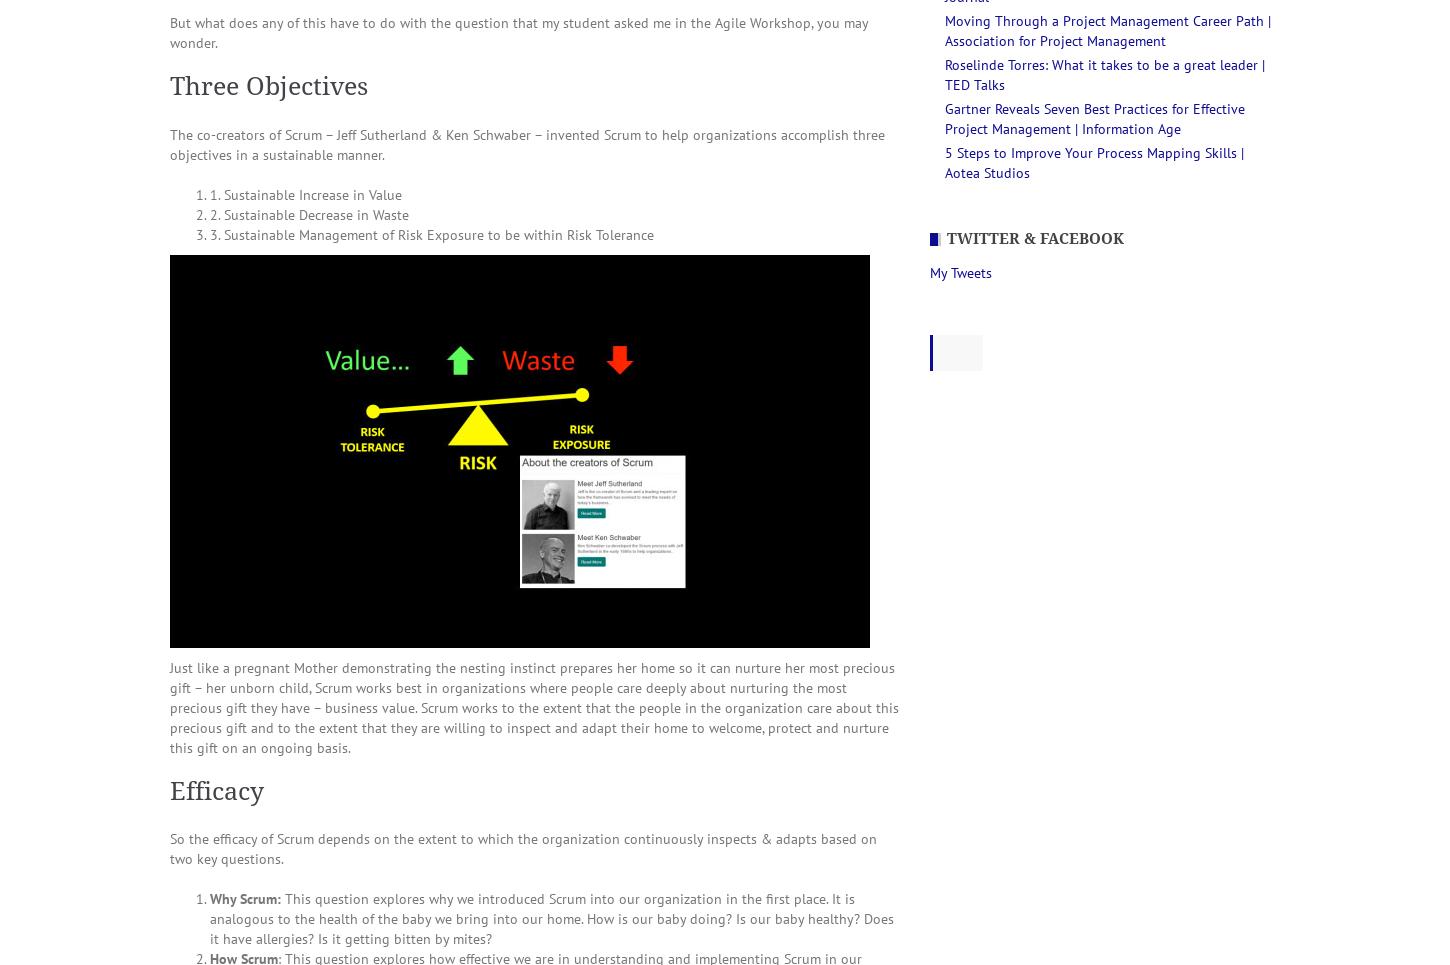 The image size is (1450, 965). What do you see at coordinates (1094, 118) in the screenshot?
I see `'Gartner Reveals Seven Best Practices for Effective Project Management | Information Age'` at bounding box center [1094, 118].